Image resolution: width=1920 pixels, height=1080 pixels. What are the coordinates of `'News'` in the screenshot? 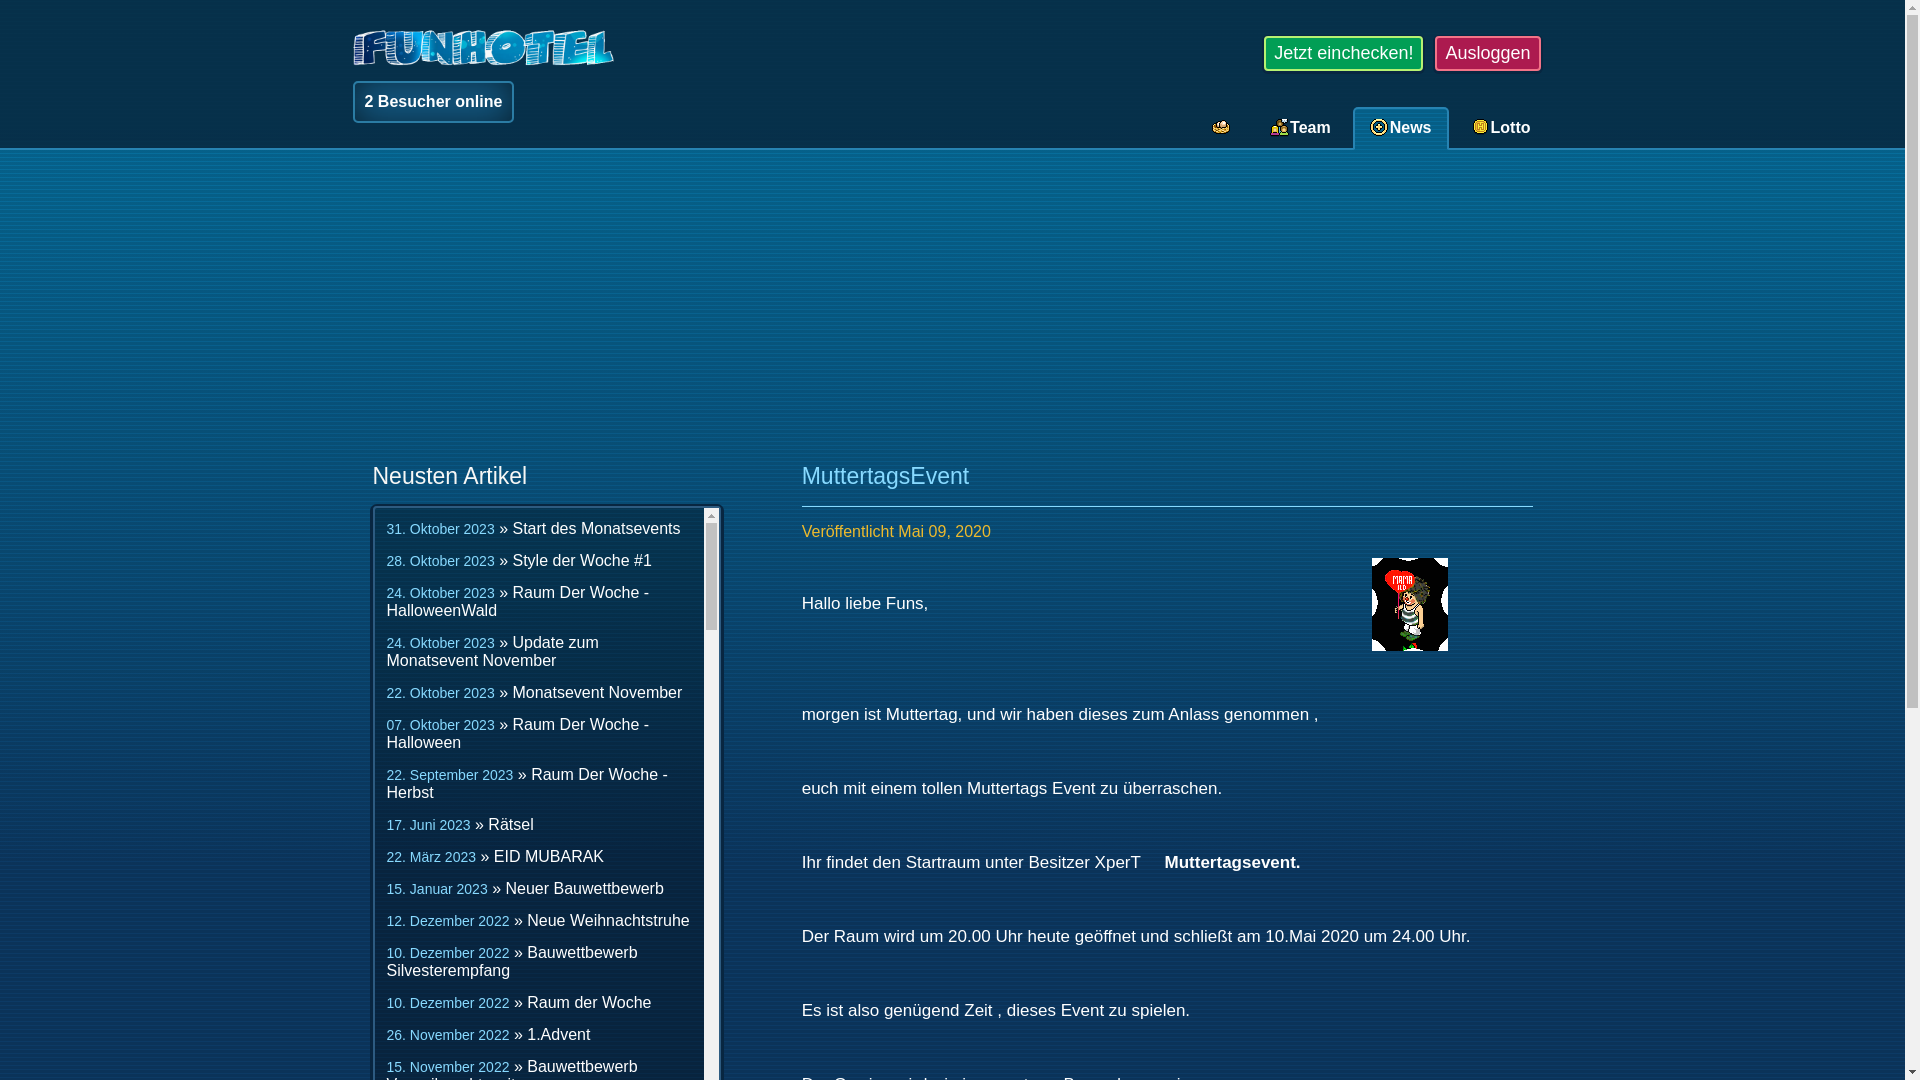 It's located at (1402, 127).